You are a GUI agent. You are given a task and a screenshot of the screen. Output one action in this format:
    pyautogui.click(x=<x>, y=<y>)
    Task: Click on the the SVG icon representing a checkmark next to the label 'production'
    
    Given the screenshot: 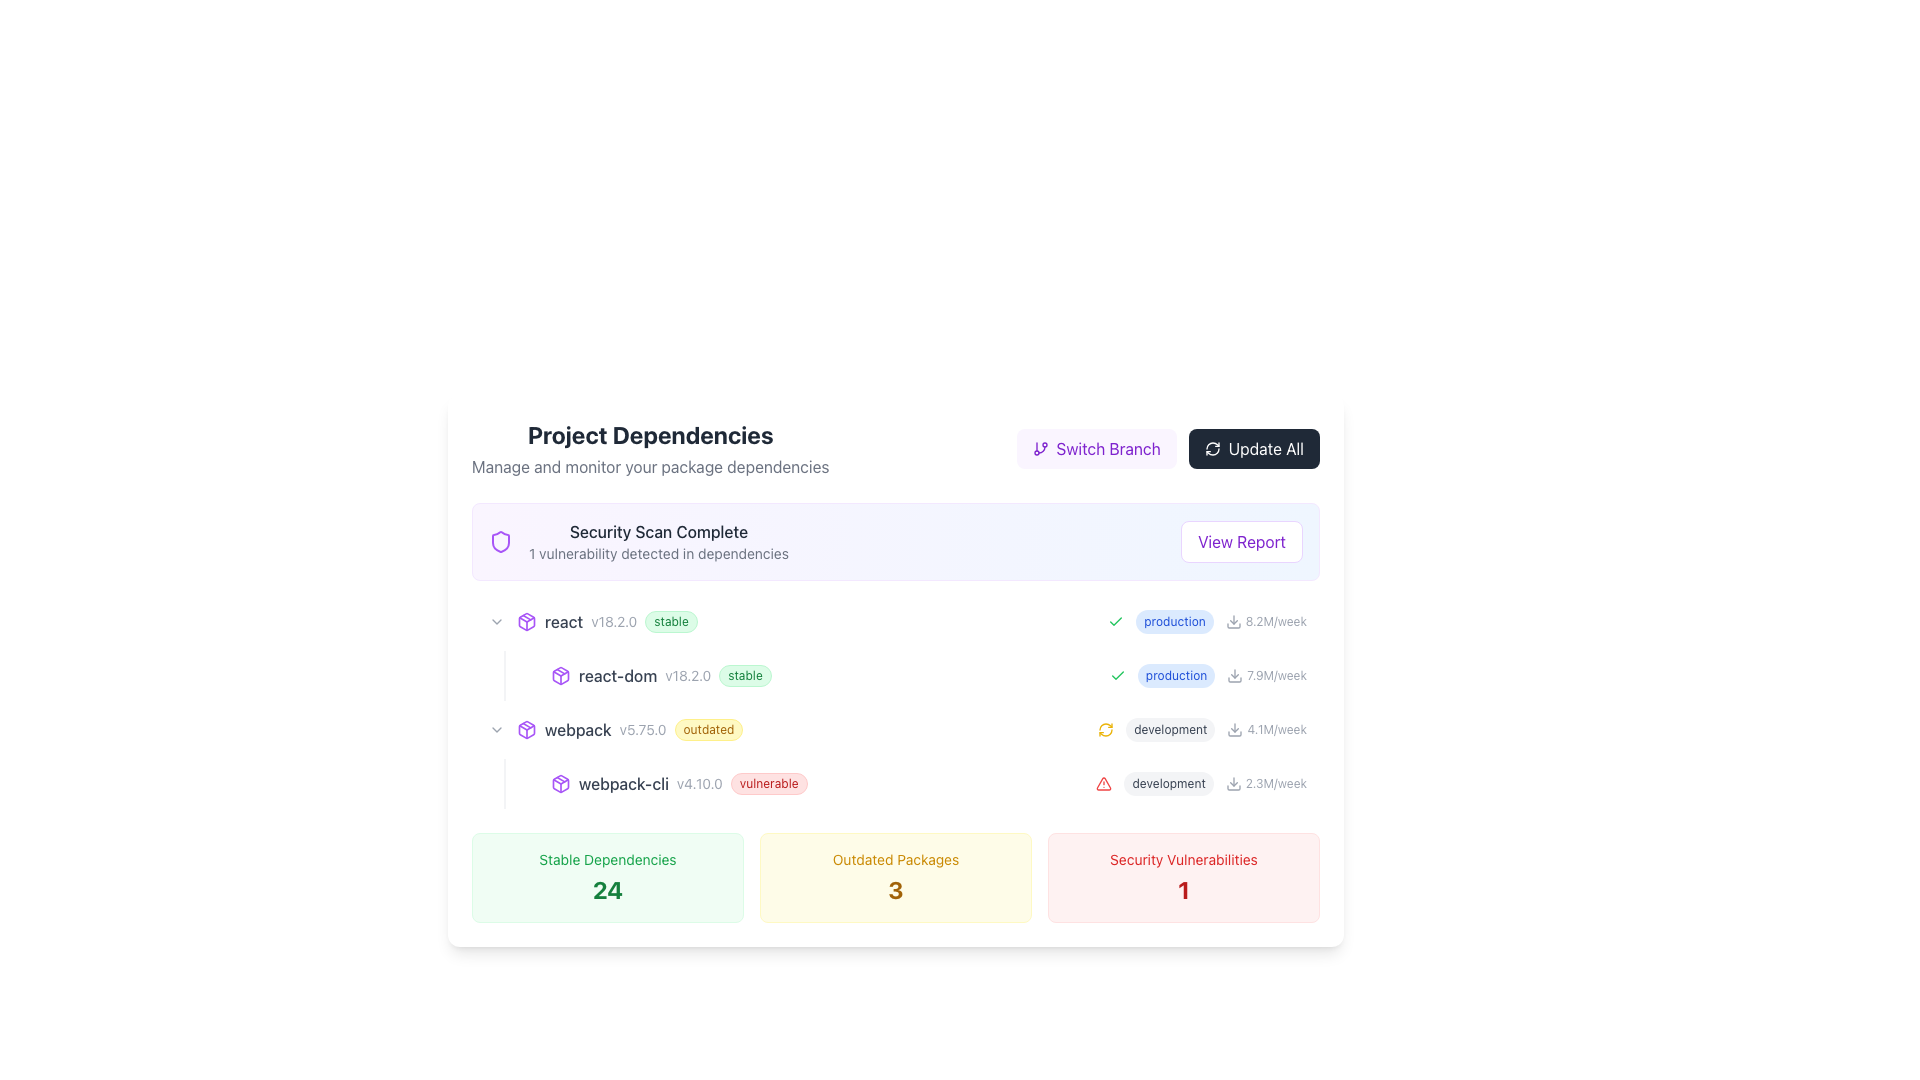 What is the action you would take?
    pyautogui.click(x=1115, y=620)
    